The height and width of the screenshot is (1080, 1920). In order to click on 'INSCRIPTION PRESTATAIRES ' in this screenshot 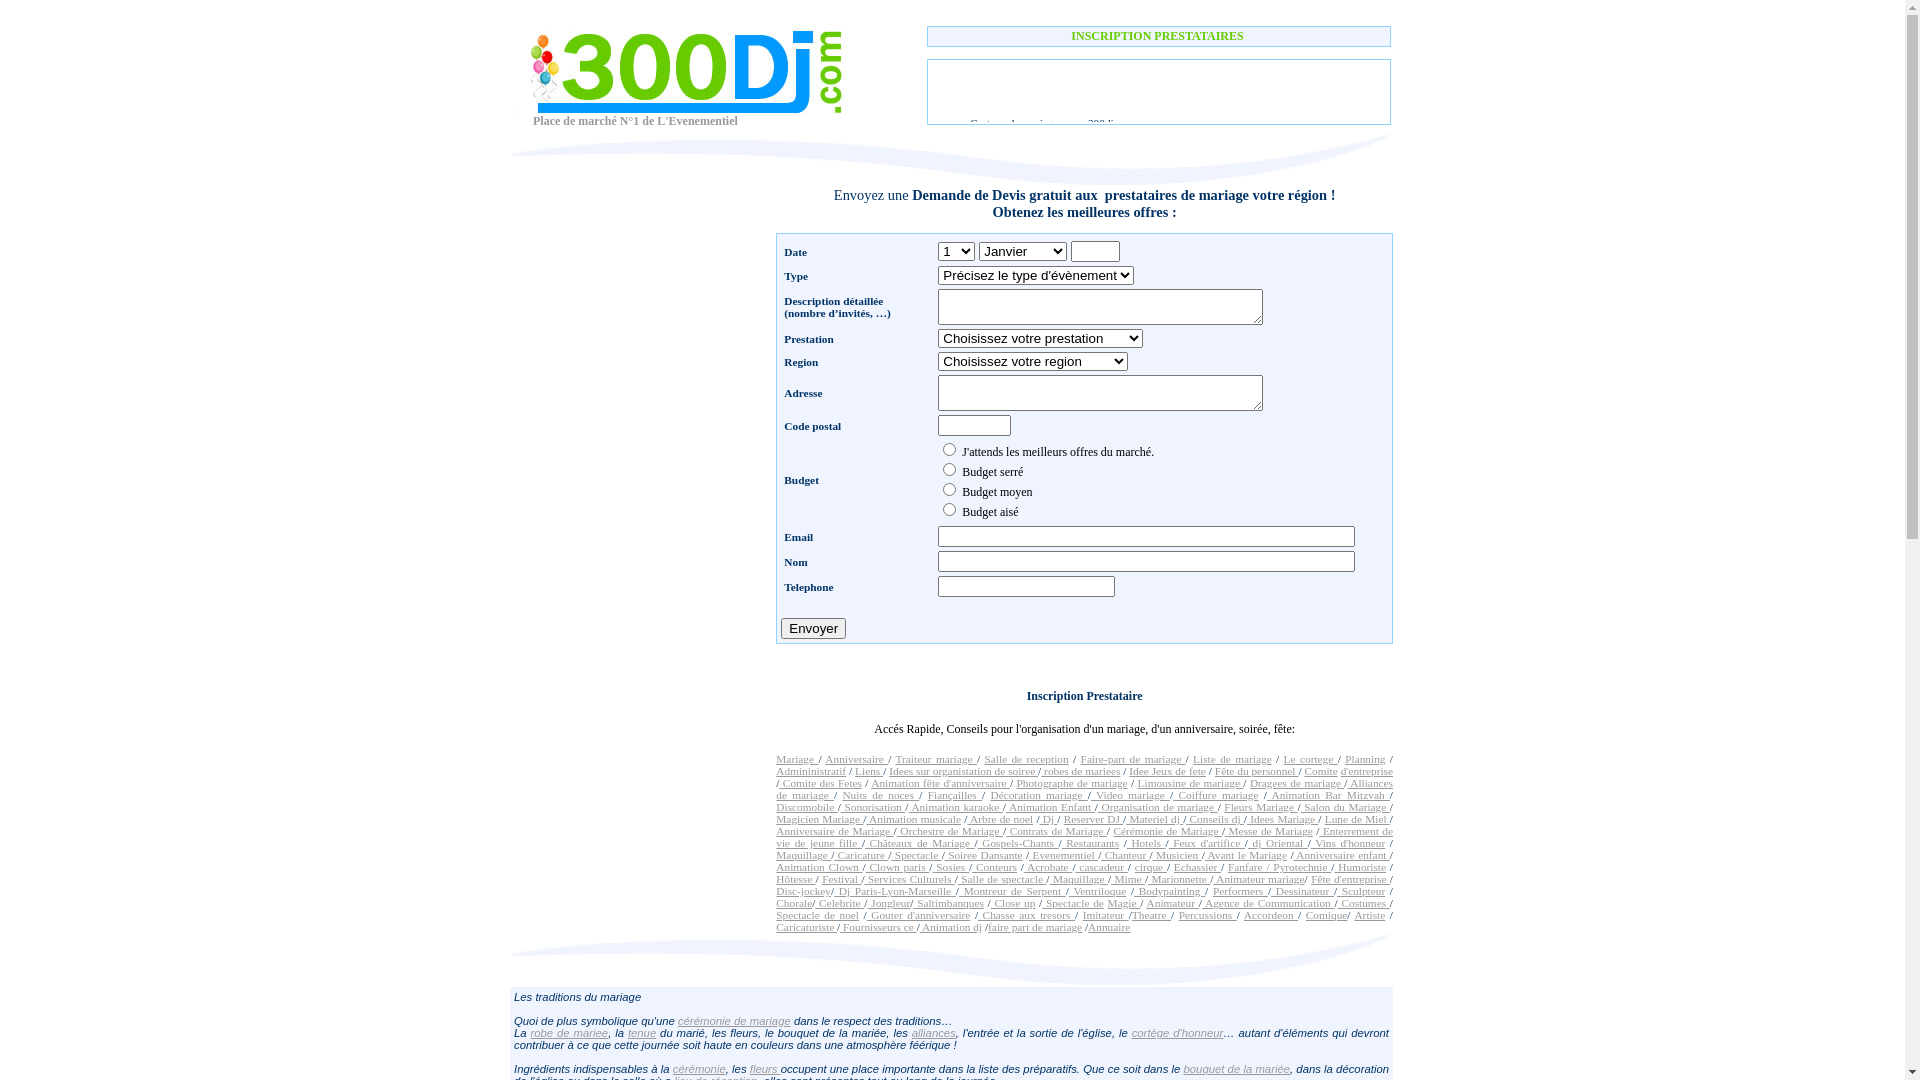, I will do `click(1158, 35)`.